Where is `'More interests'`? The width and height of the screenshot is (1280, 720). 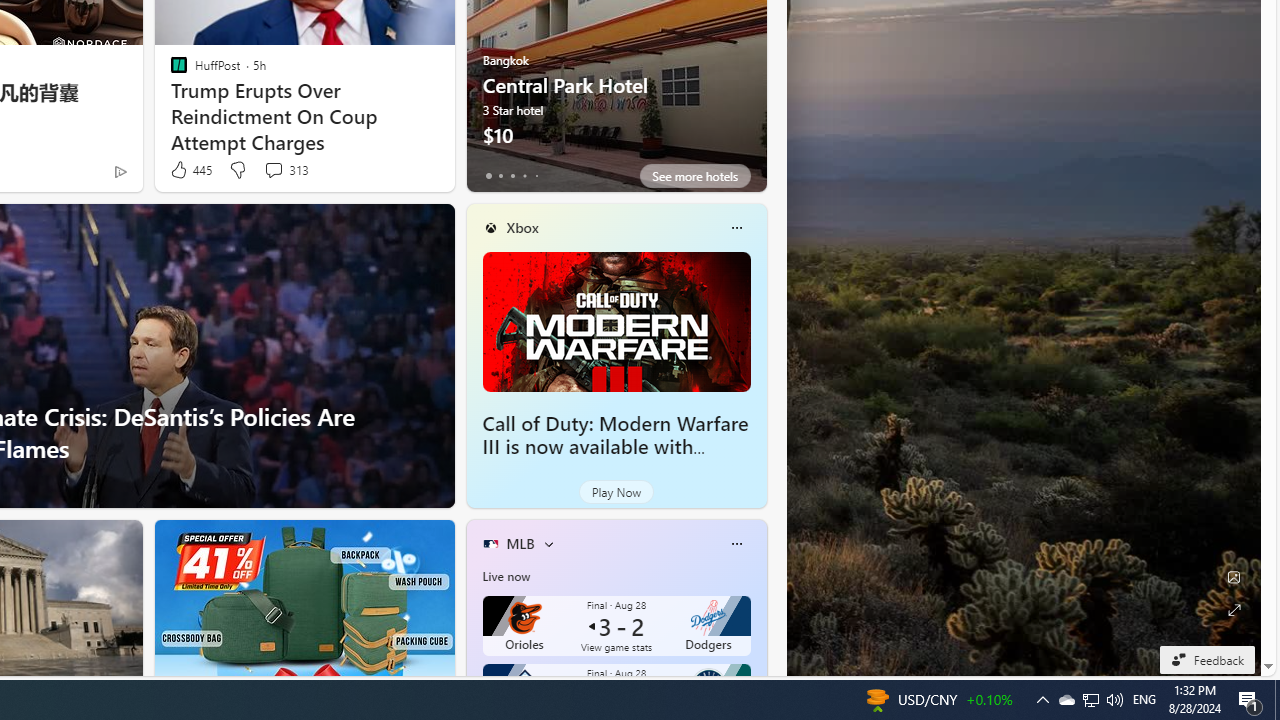 'More interests' is located at coordinates (548, 543).